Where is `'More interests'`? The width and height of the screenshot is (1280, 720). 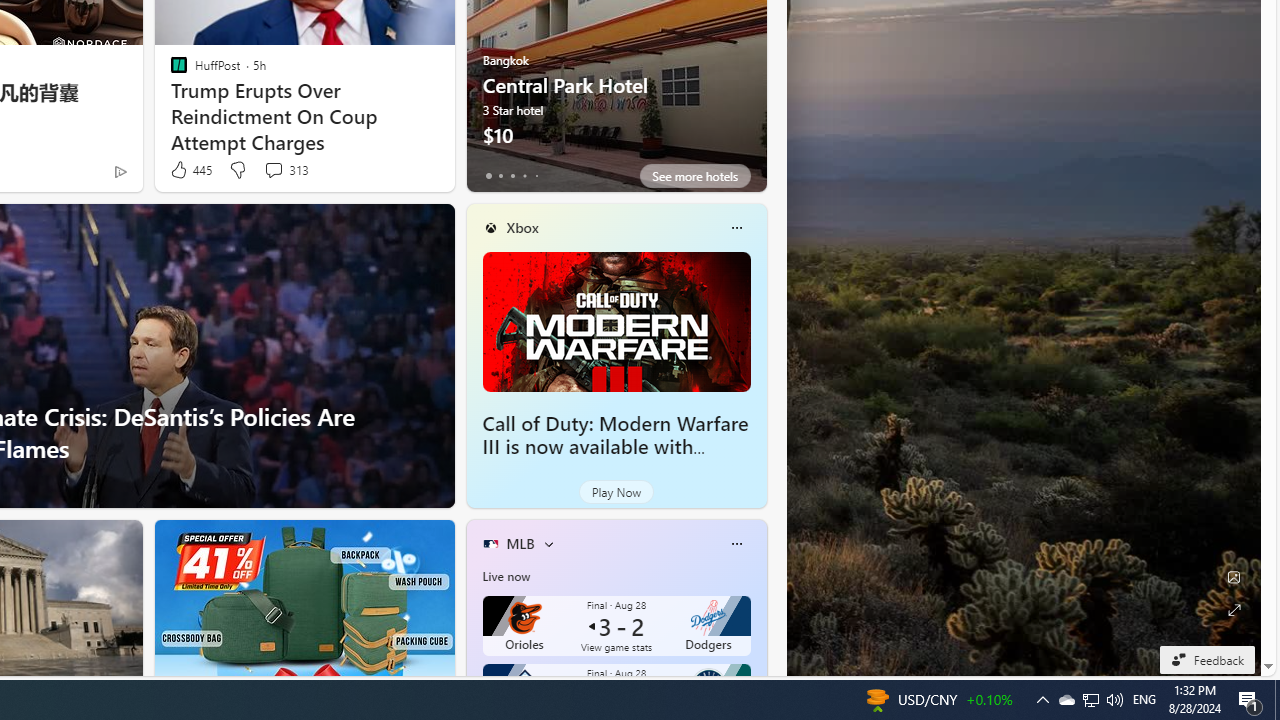 'More interests' is located at coordinates (548, 543).